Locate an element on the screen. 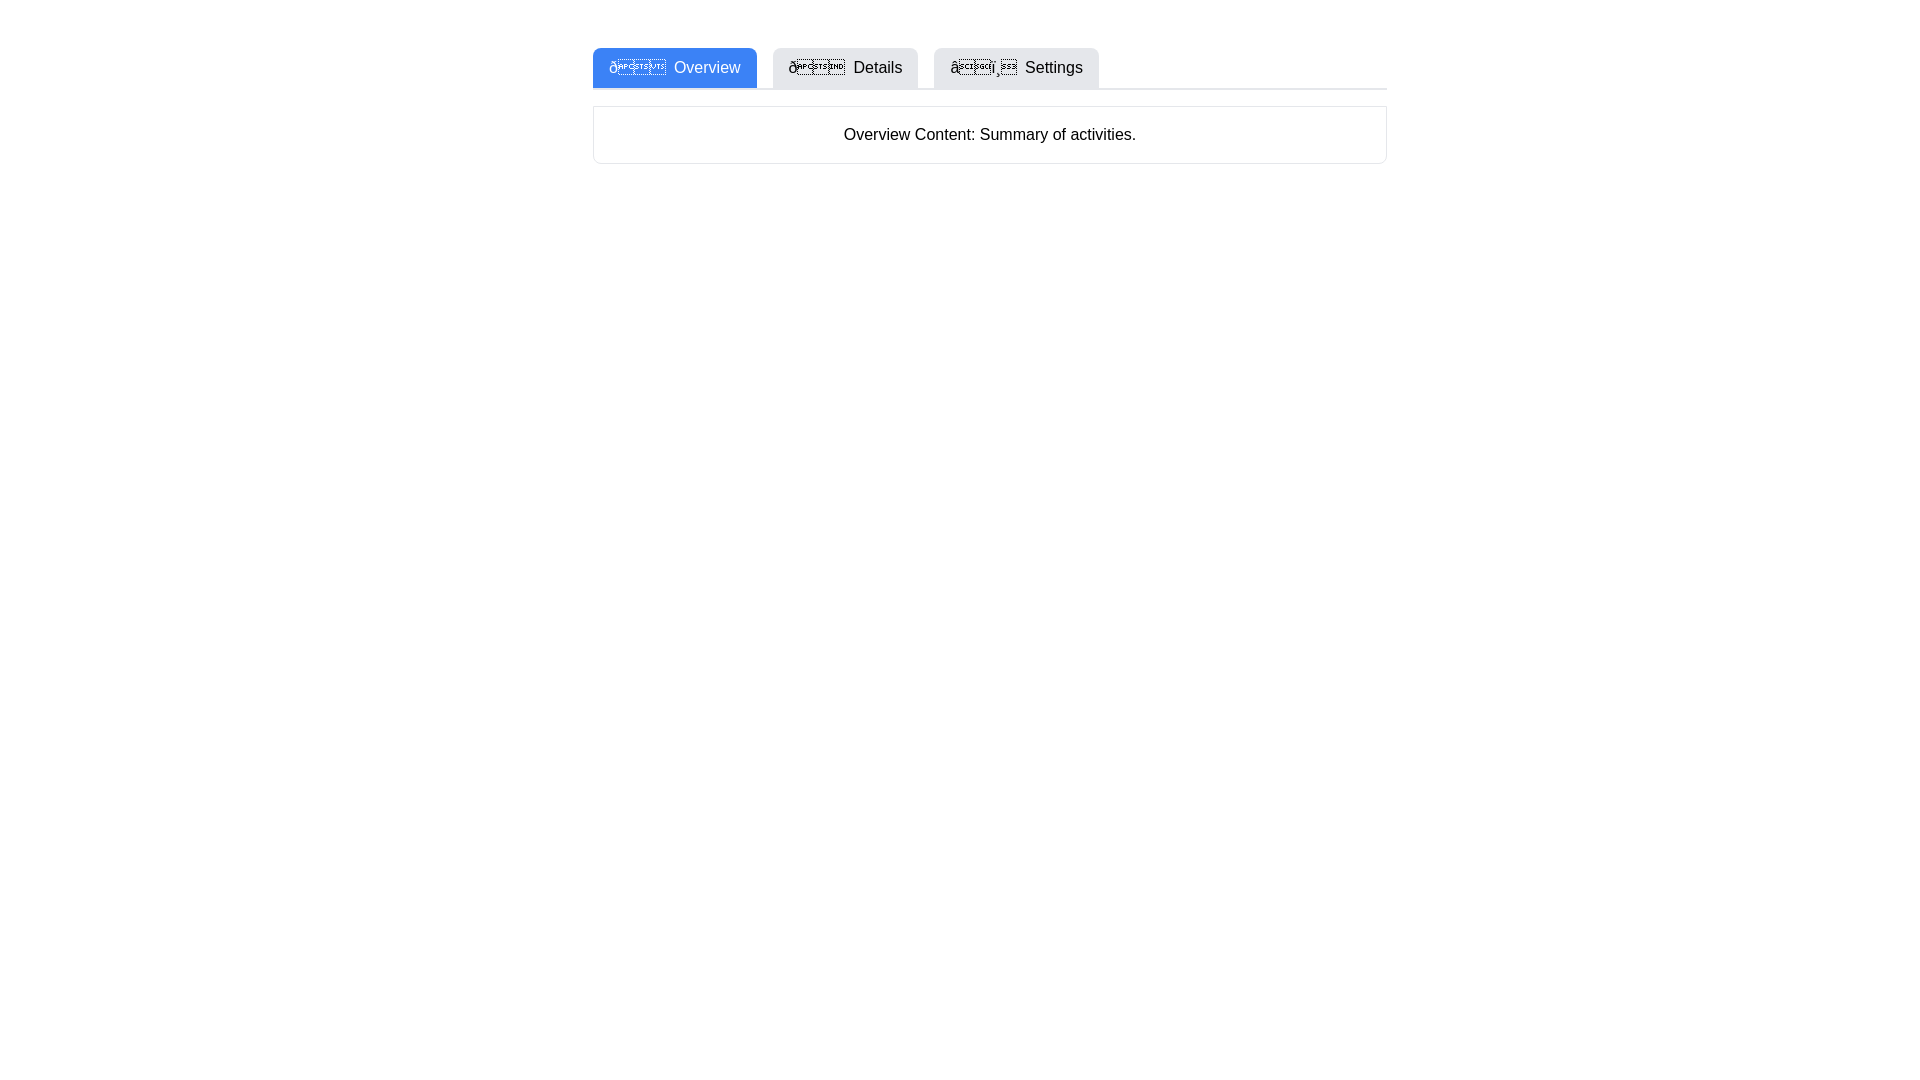  the second tab navigation button labeled 'Details' is located at coordinates (845, 67).